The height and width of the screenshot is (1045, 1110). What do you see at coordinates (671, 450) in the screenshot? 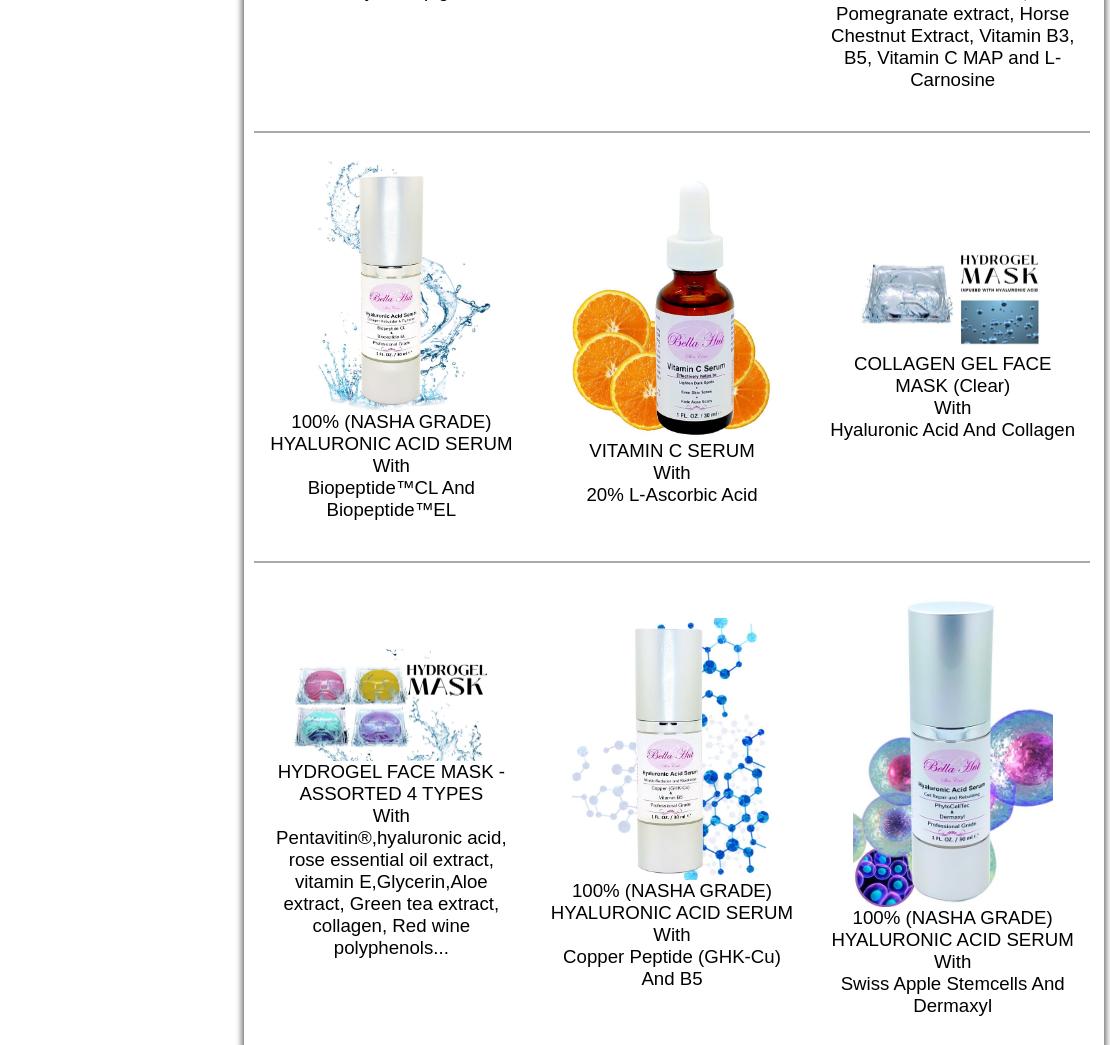
I see `'VITAMIN C SERUM'` at bounding box center [671, 450].